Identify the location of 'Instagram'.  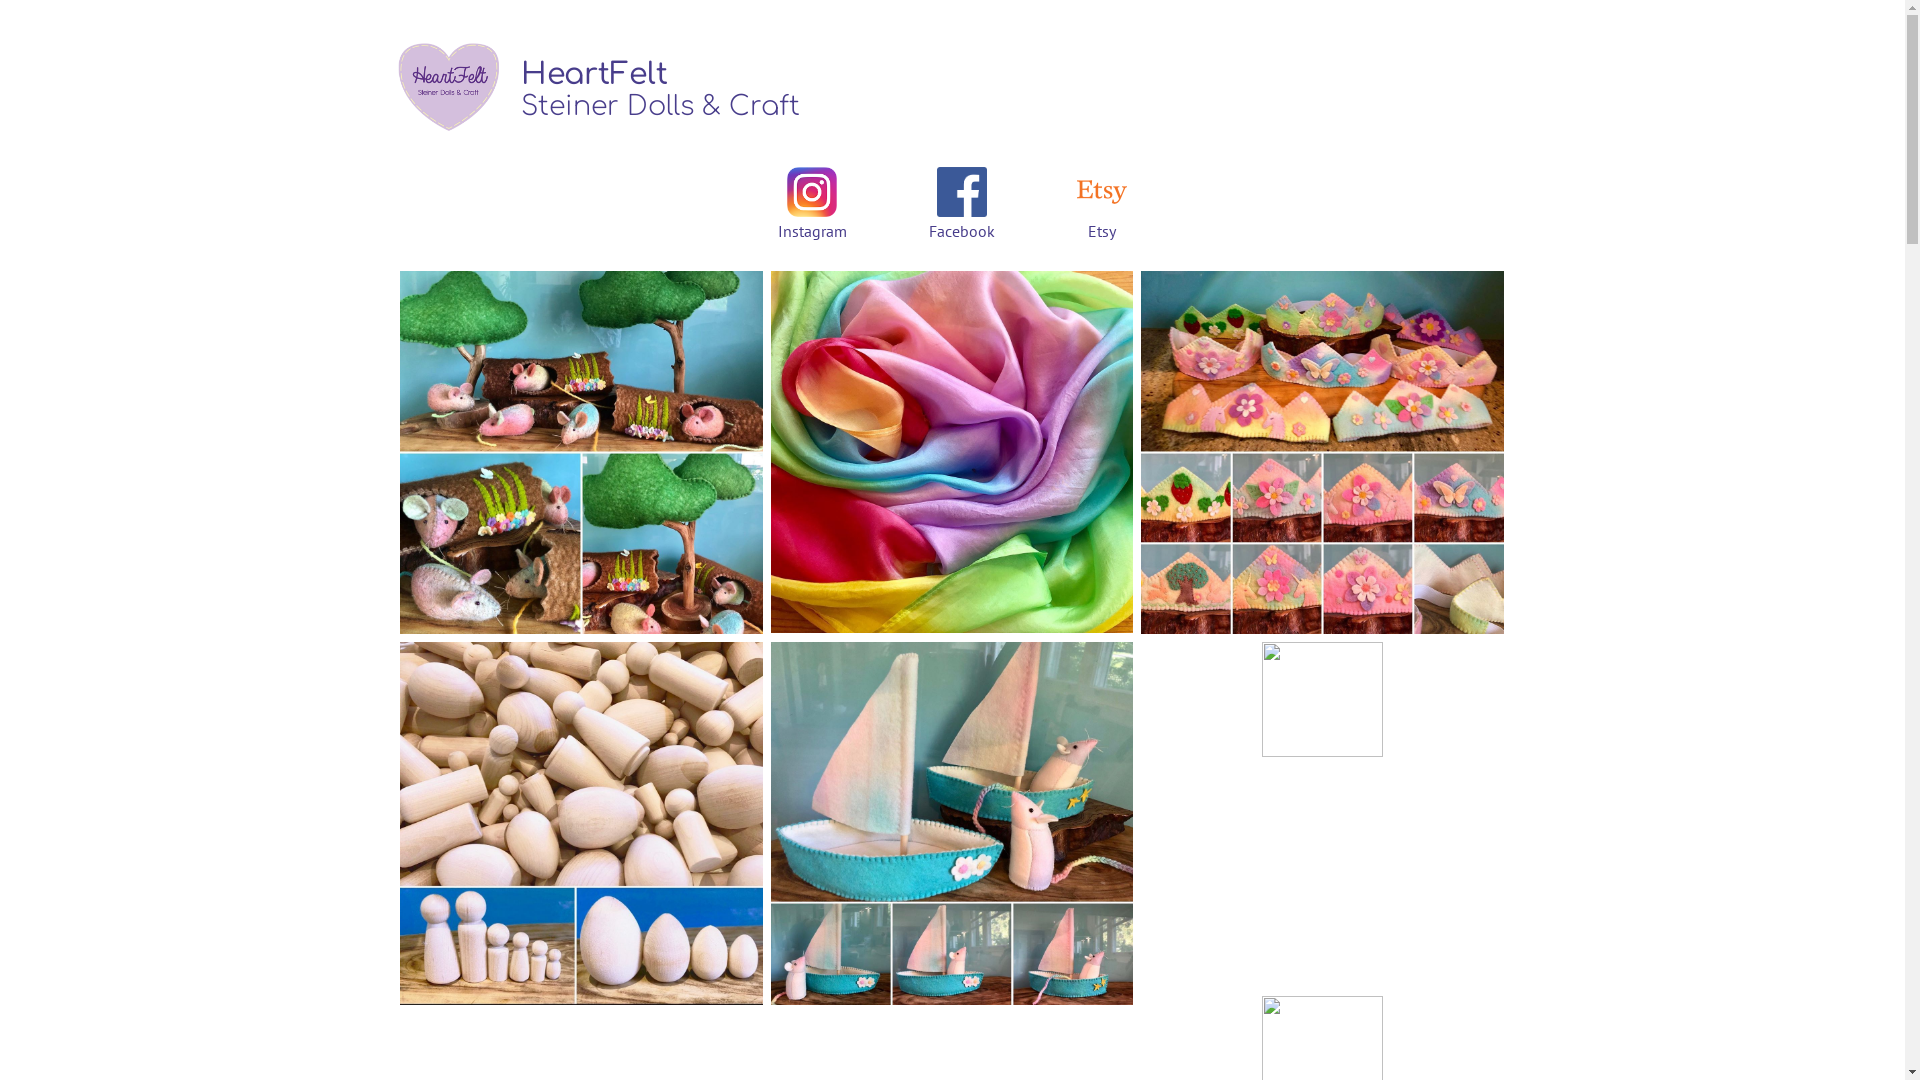
(812, 230).